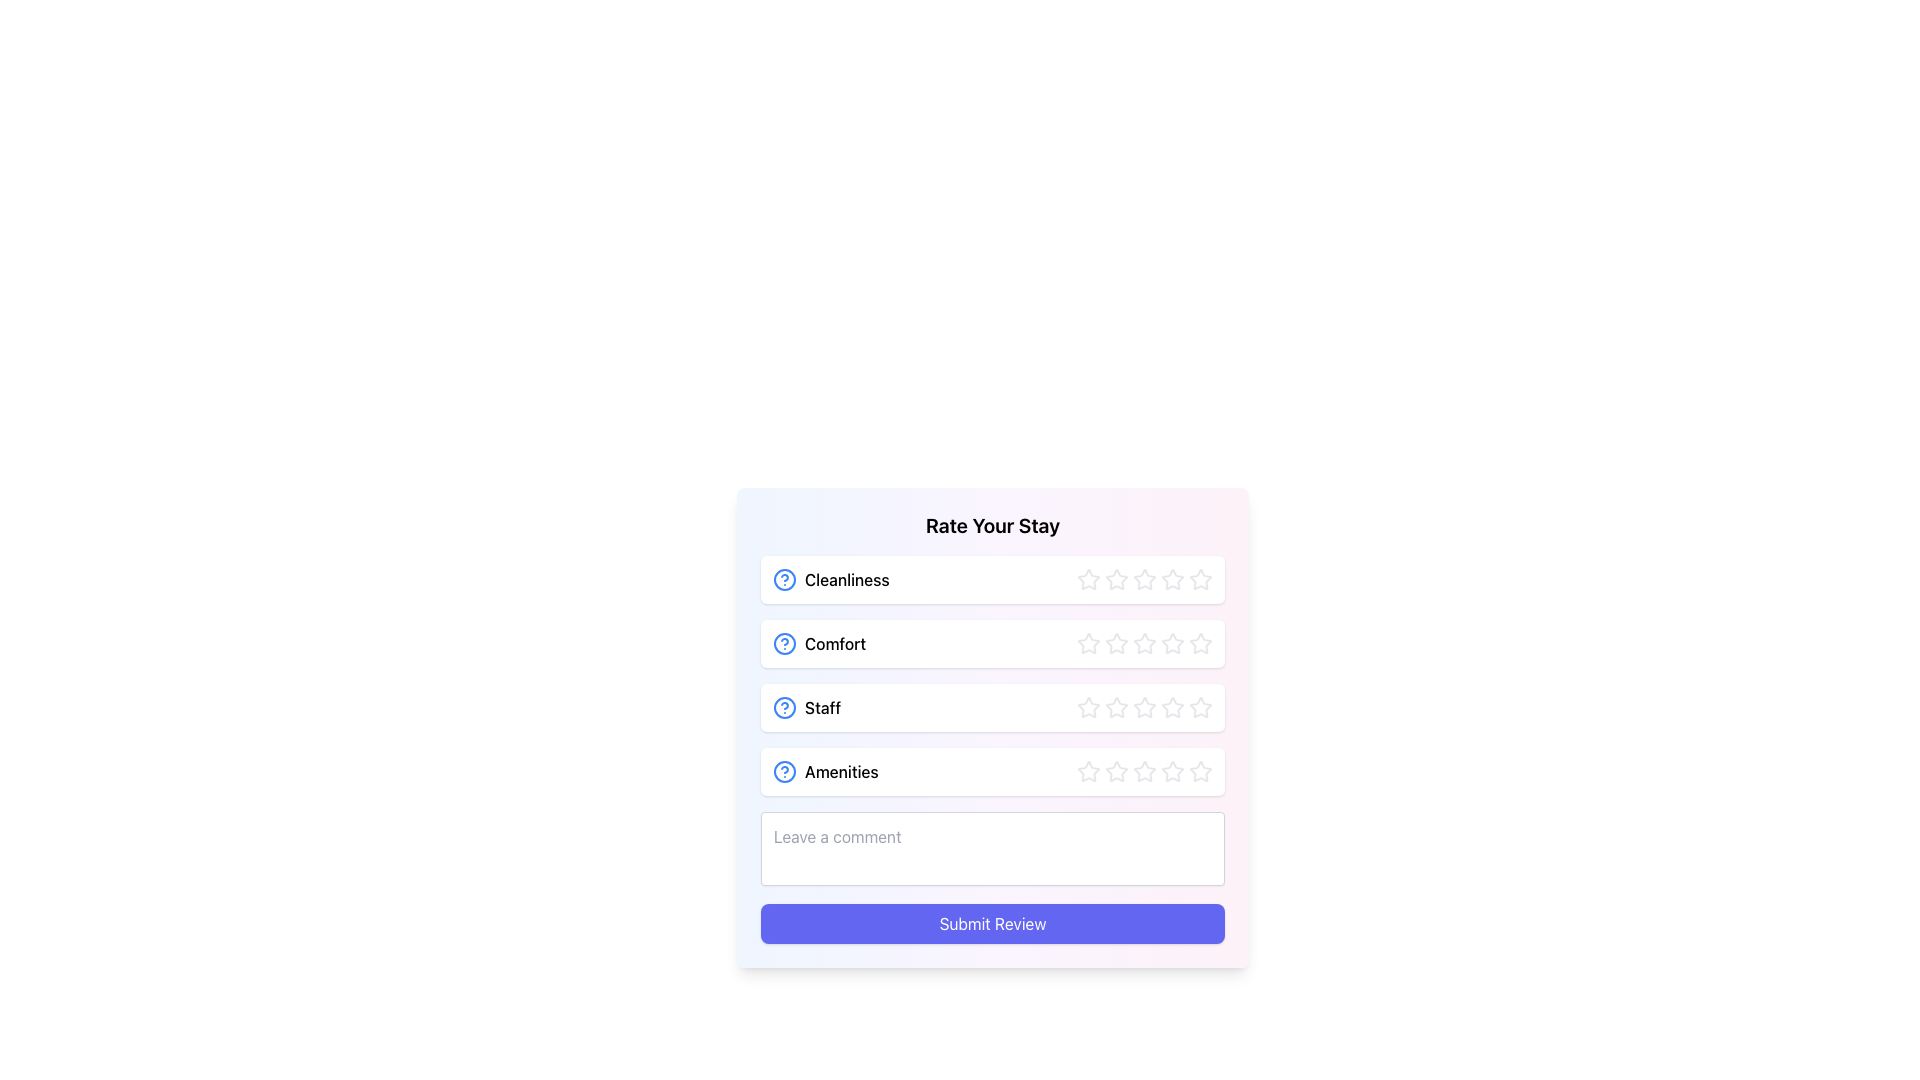 The height and width of the screenshot is (1080, 1920). Describe the element at coordinates (784, 770) in the screenshot. I see `the circular icon with a blue outline and a question mark symbol, located to the left of the 'Amenities' label in the 'Rate Your Stay' section` at that location.